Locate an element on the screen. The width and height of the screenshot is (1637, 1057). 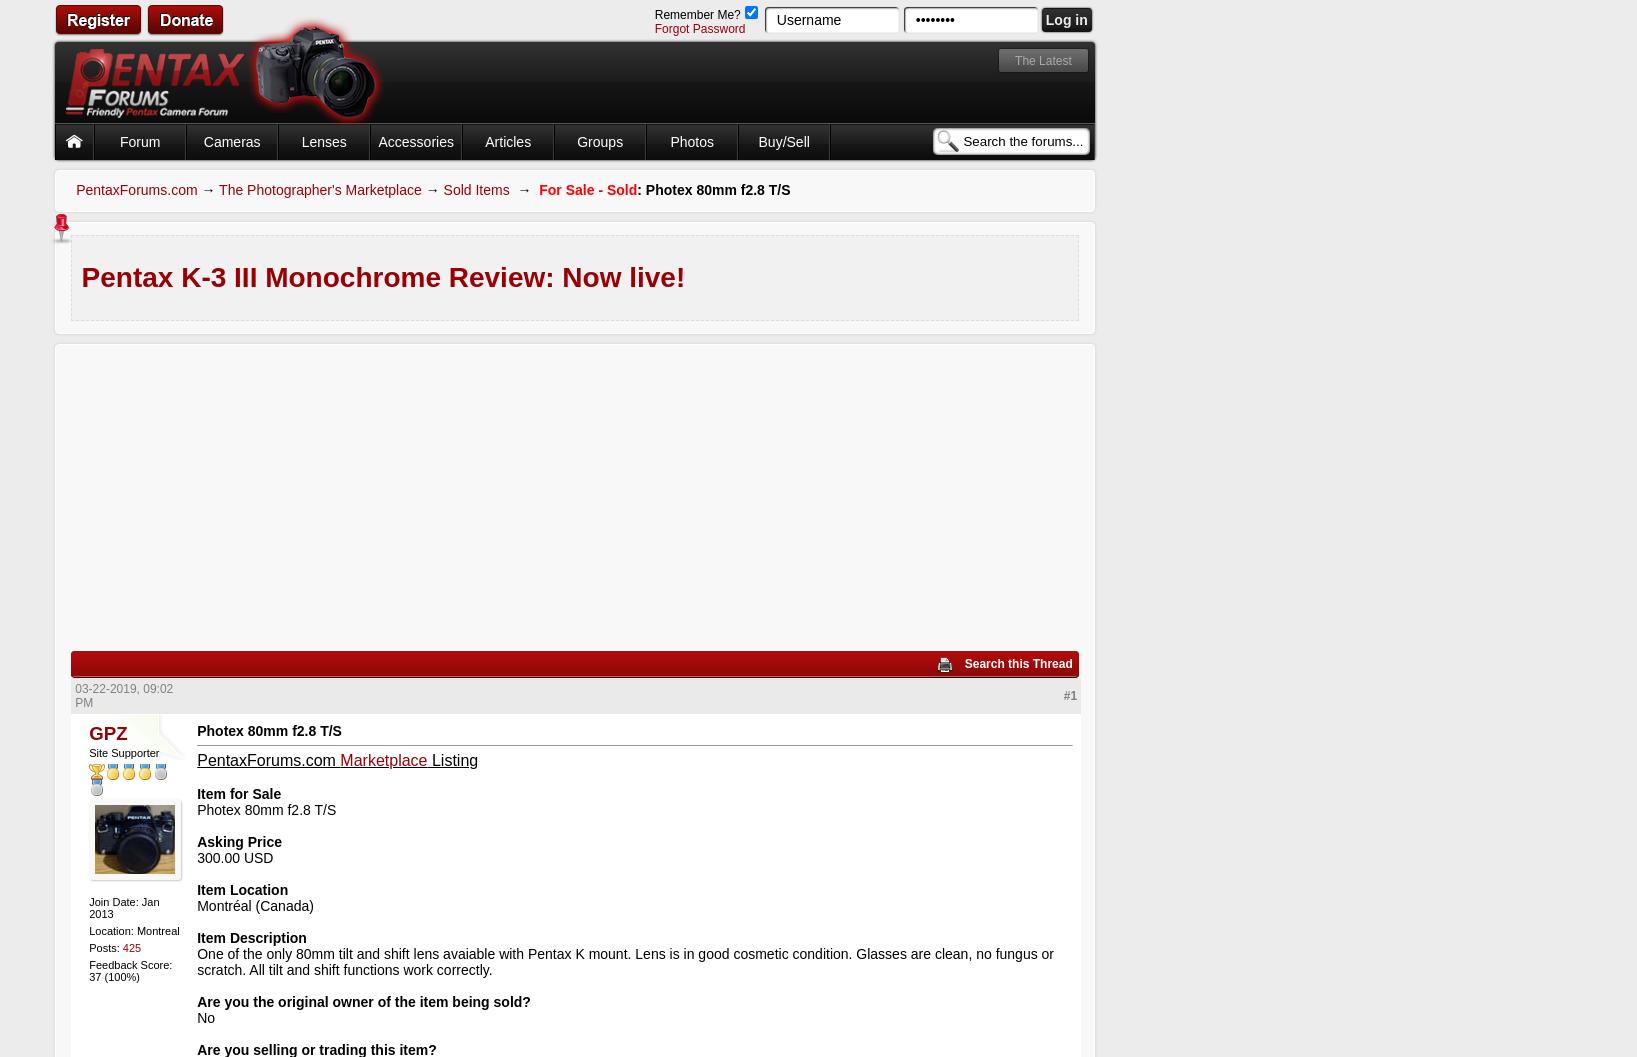
'GPZ' is located at coordinates (108, 731).